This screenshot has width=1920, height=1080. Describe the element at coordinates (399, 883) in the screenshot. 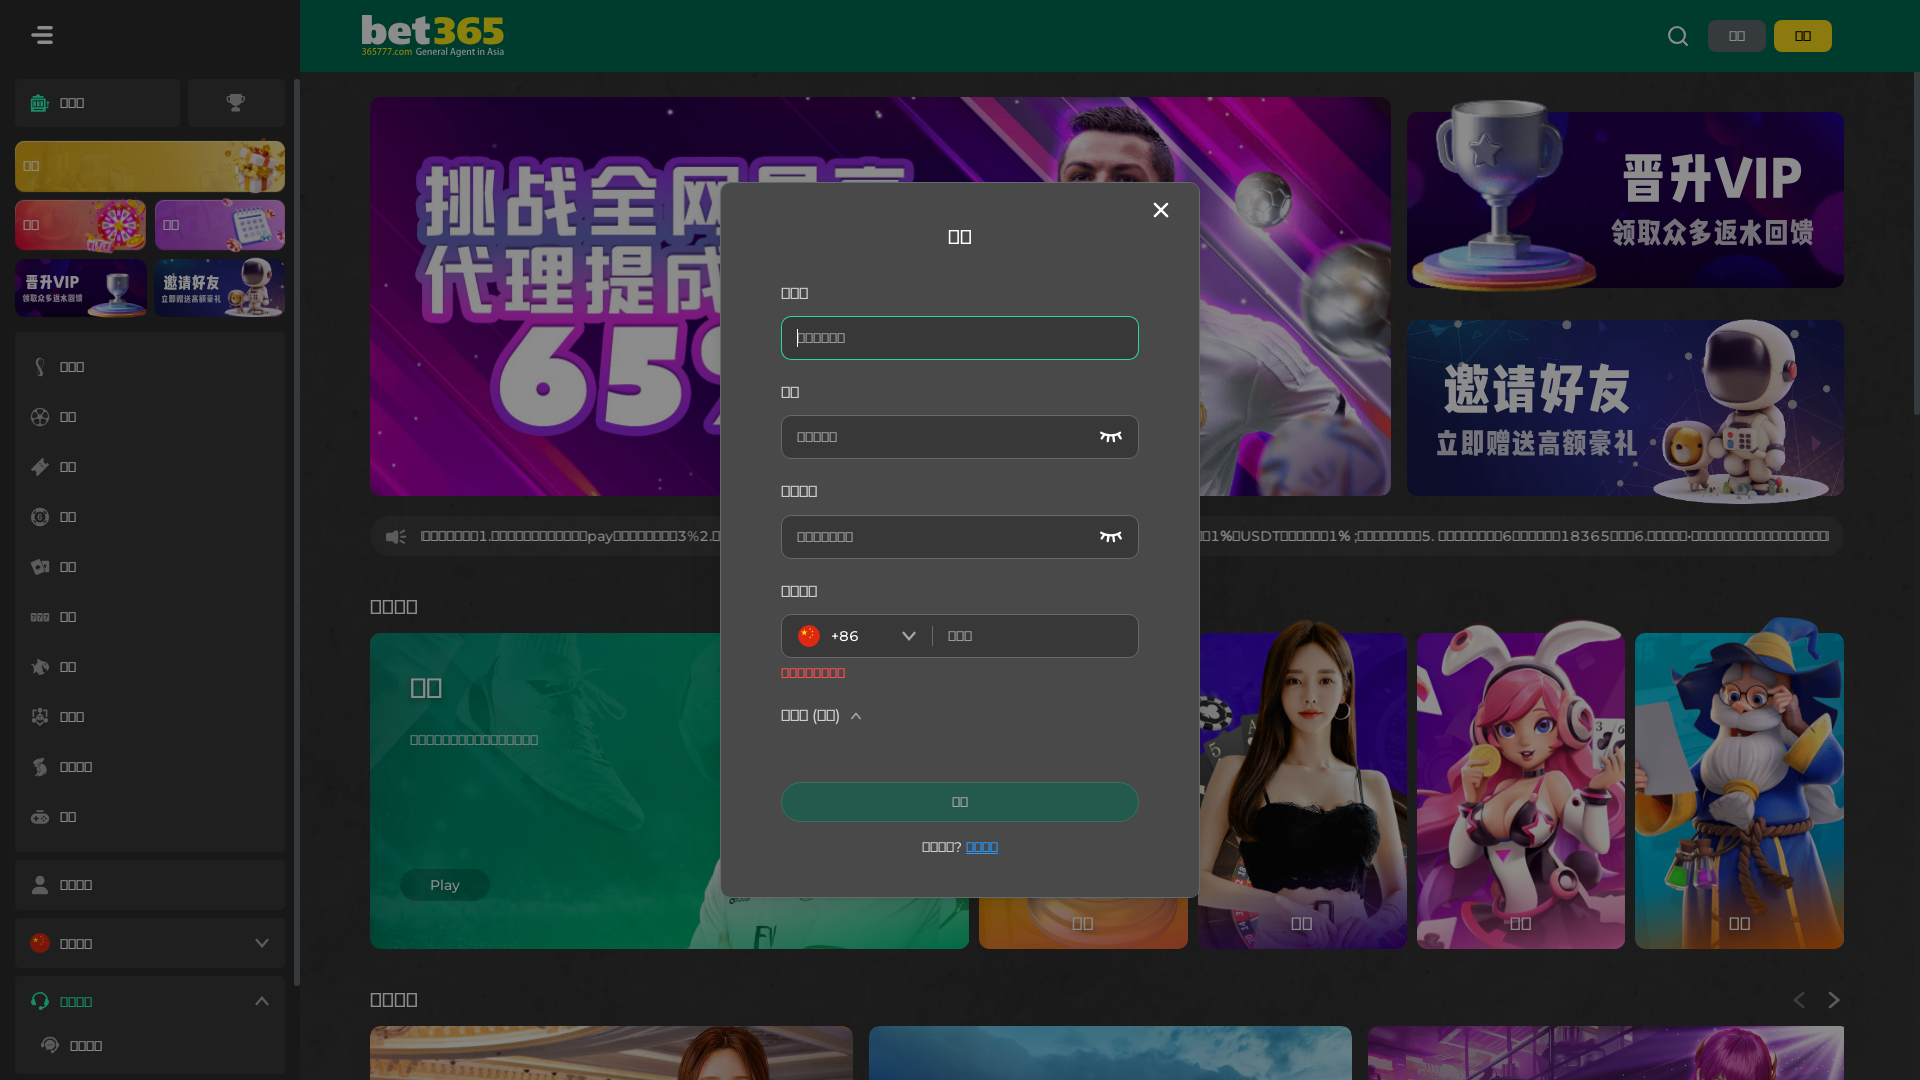

I see `'Play'` at that location.